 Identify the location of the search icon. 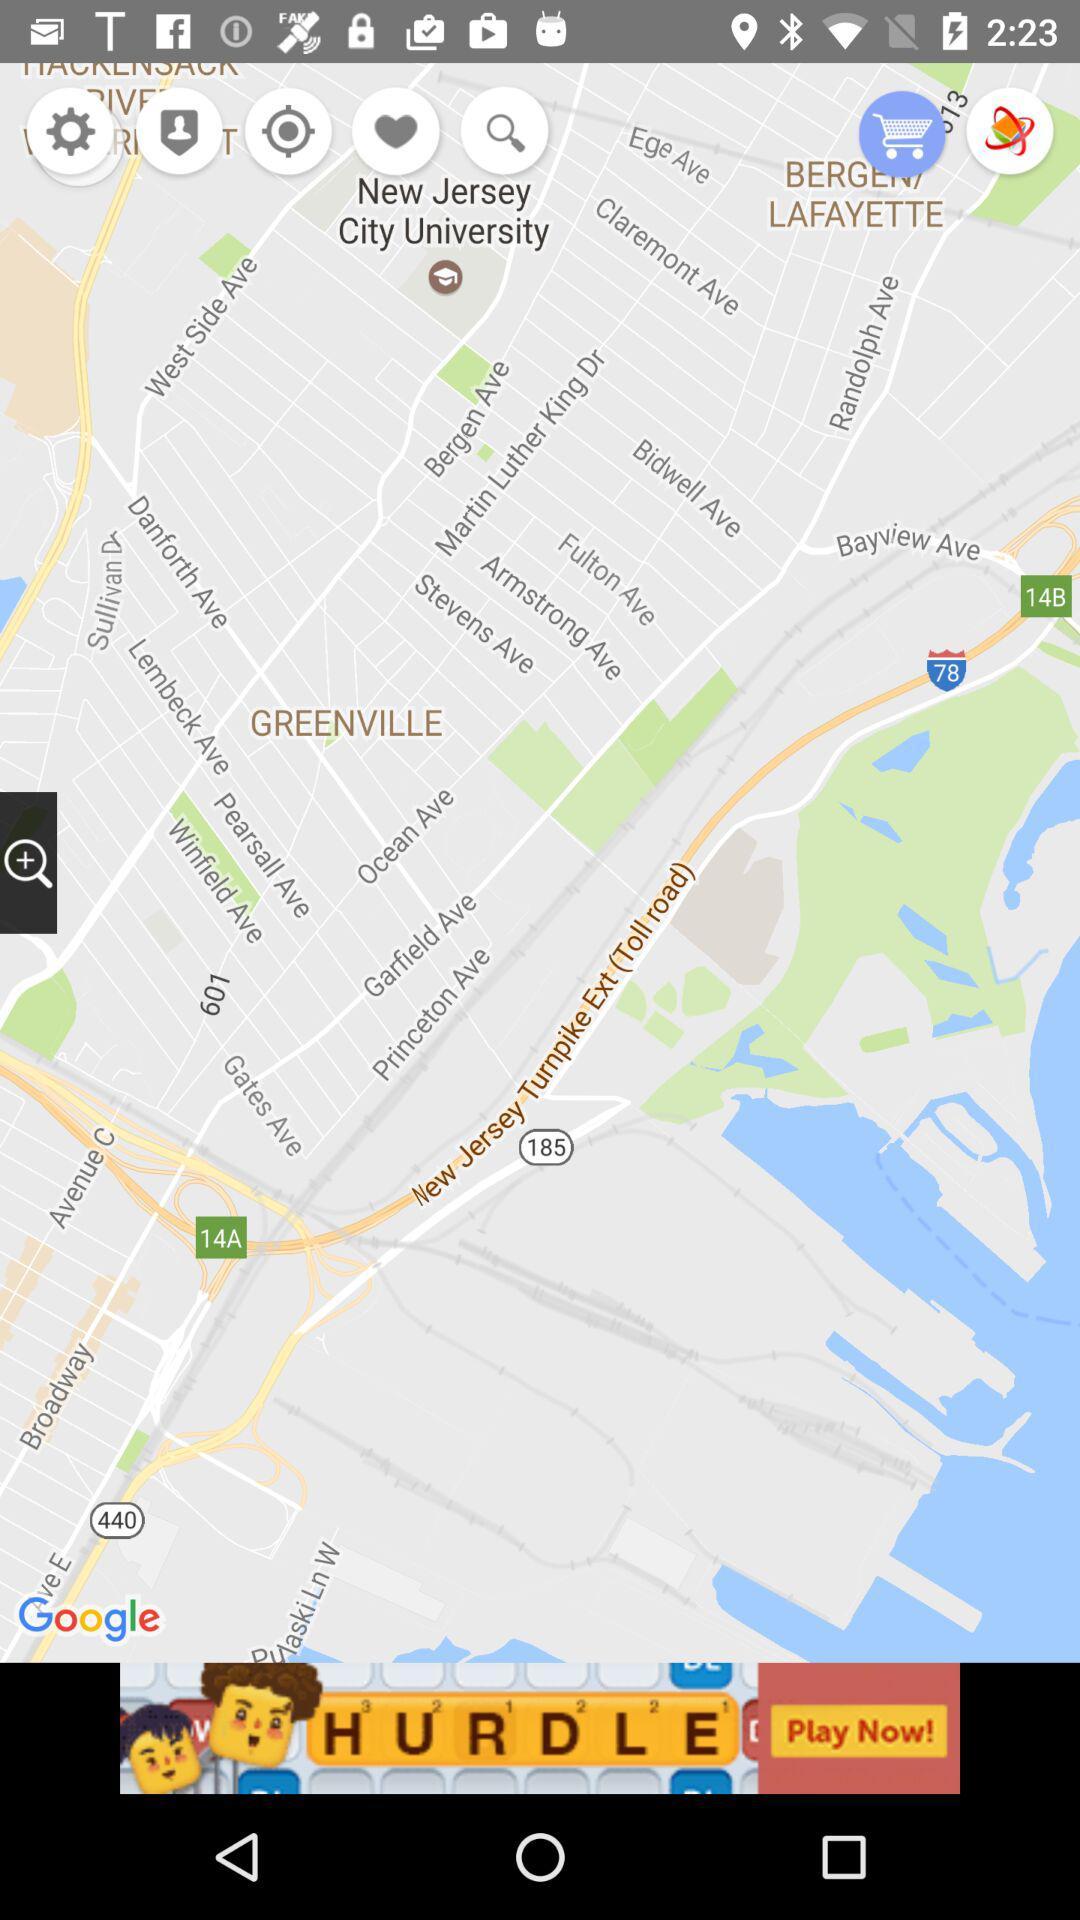
(499, 132).